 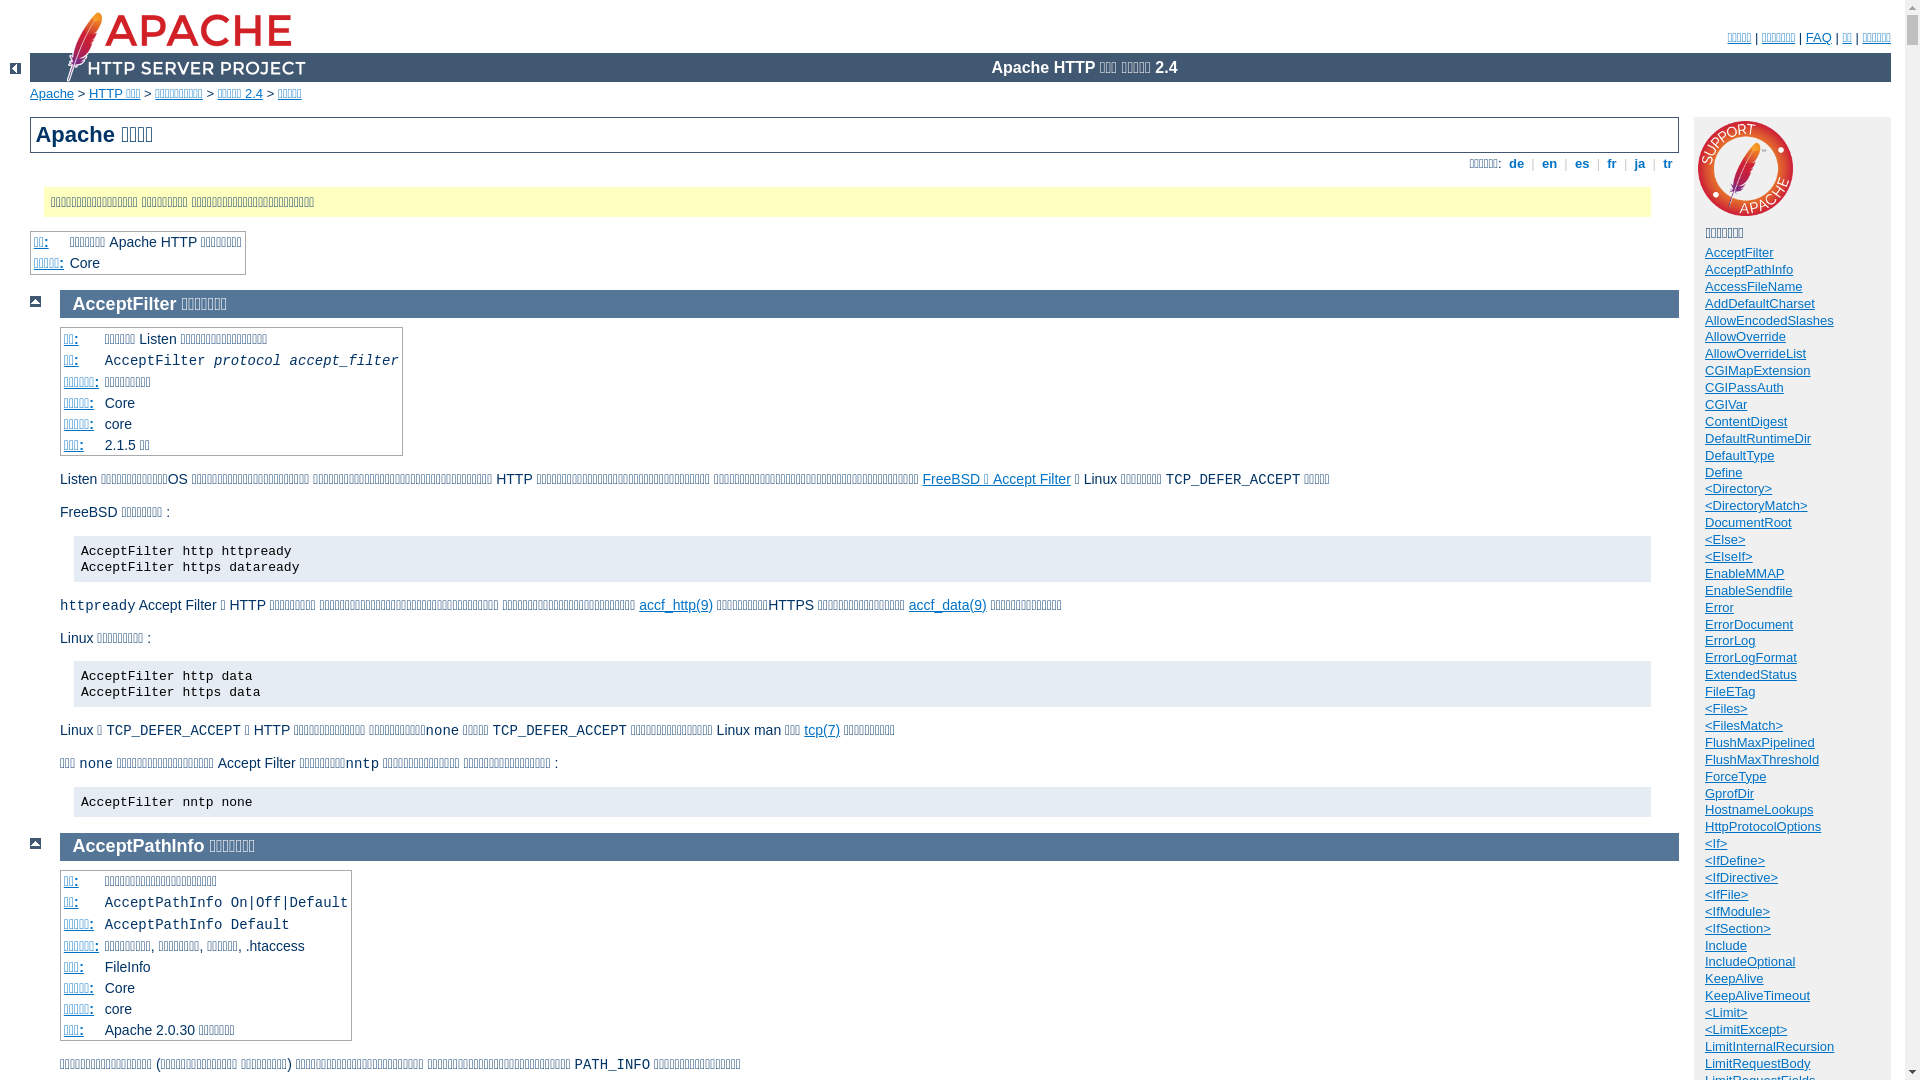 What do you see at coordinates (1760, 742) in the screenshot?
I see `'FlushMaxPipelined'` at bounding box center [1760, 742].